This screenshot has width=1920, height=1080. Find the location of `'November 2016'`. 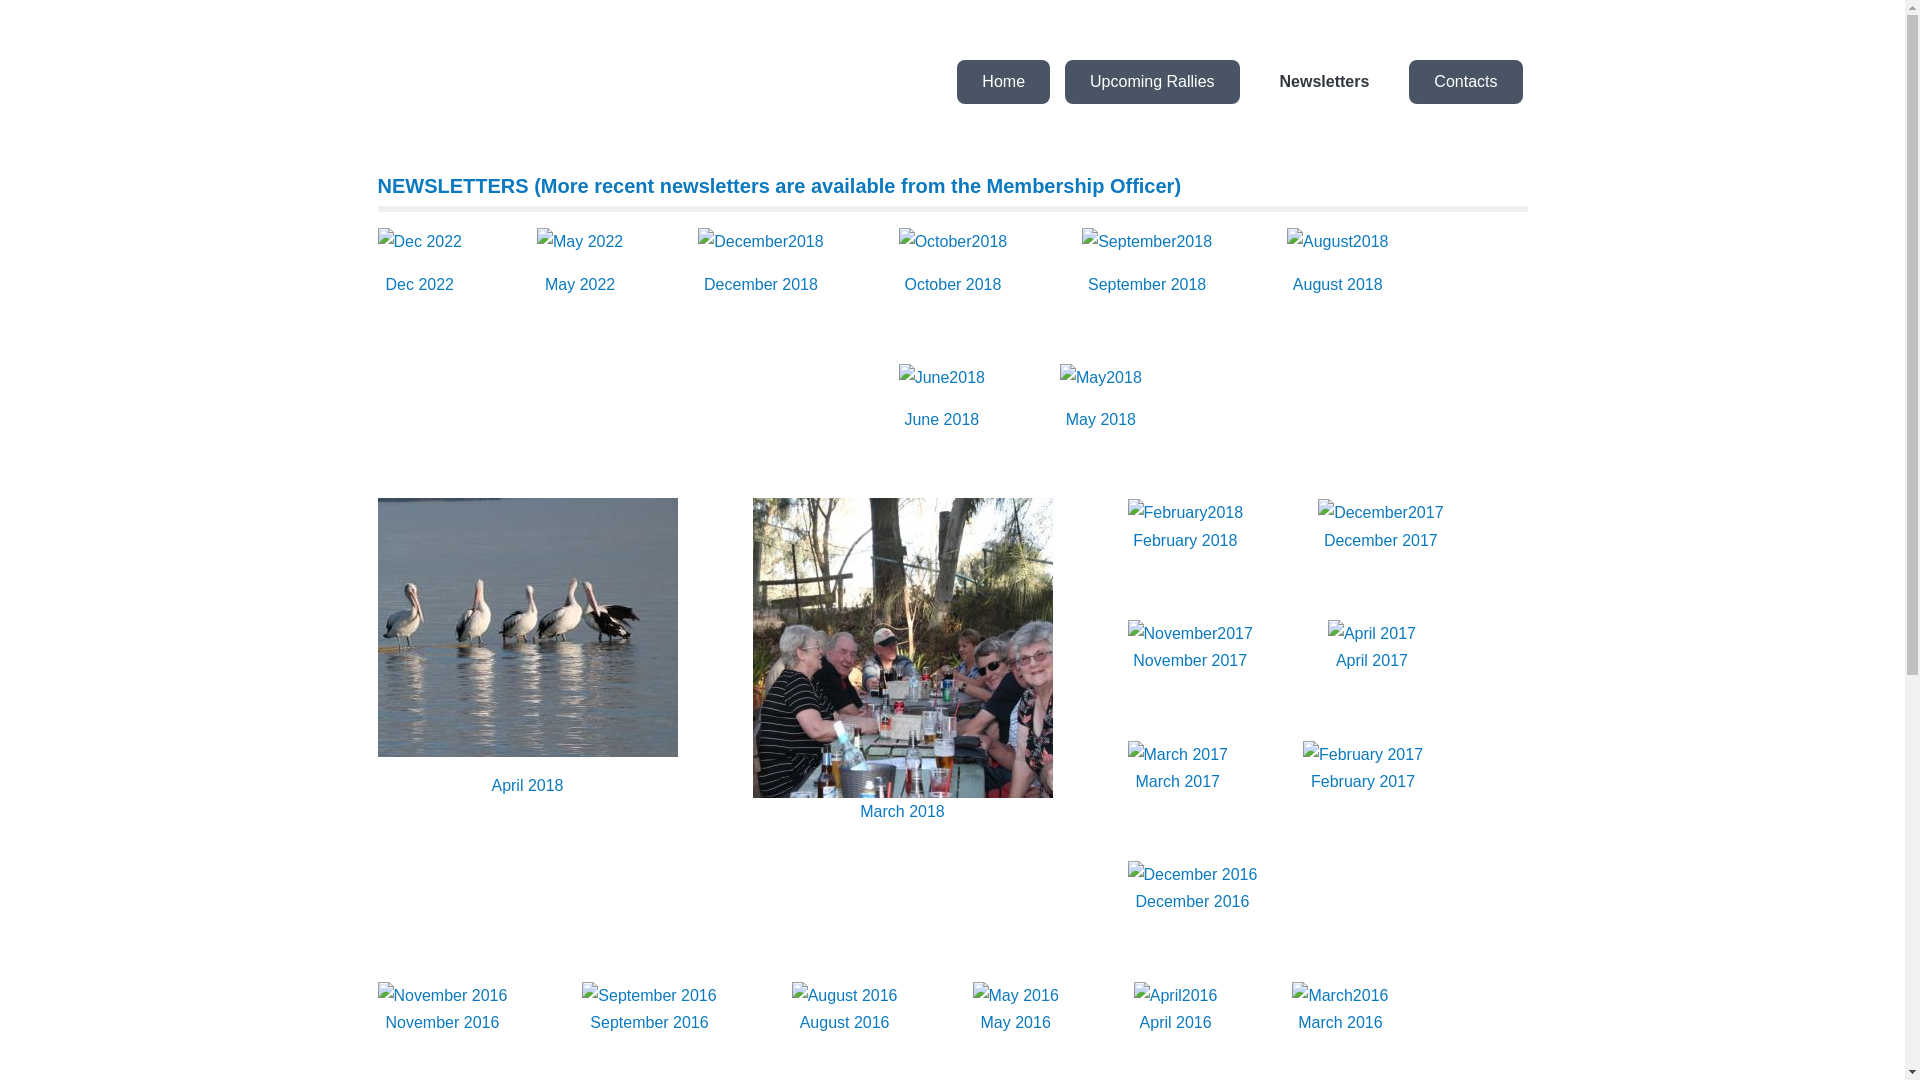

'November 2016' is located at coordinates (385, 1022).